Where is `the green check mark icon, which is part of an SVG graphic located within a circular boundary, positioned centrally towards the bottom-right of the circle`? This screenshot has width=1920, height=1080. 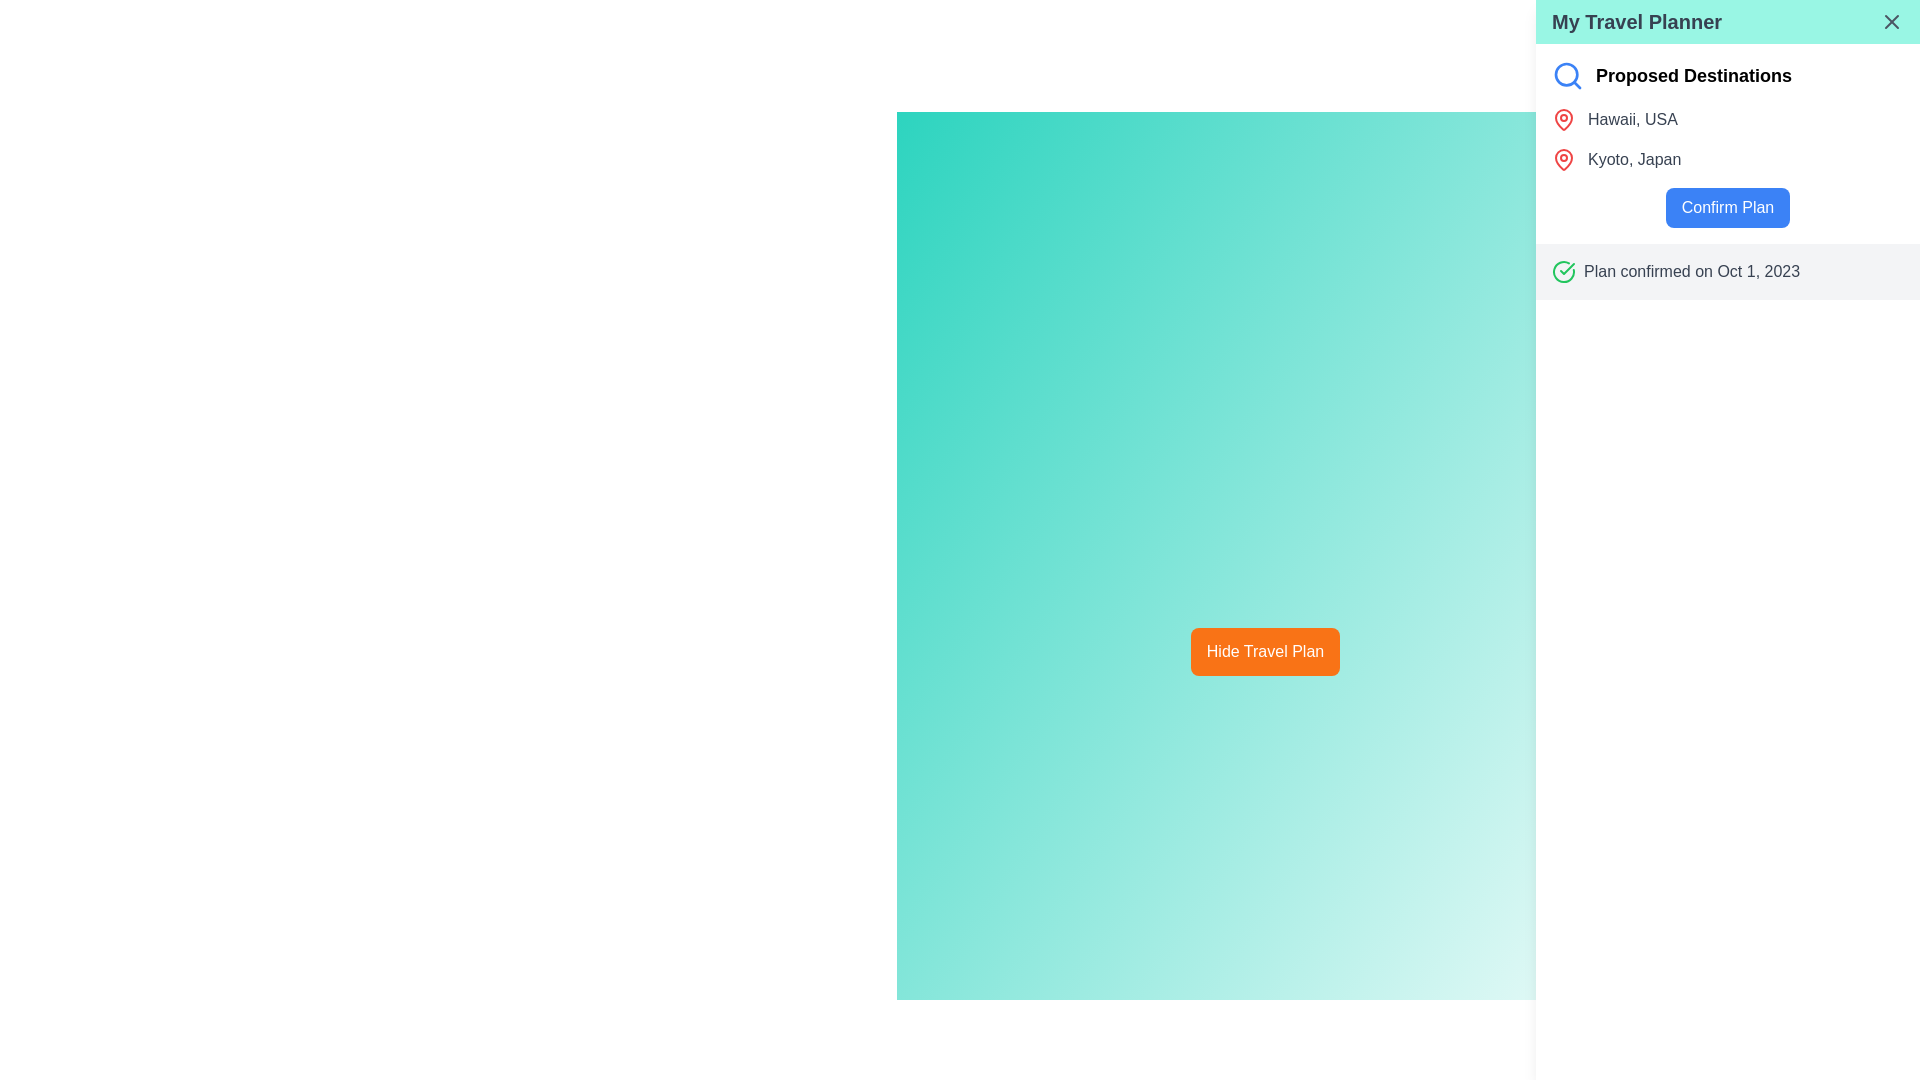 the green check mark icon, which is part of an SVG graphic located within a circular boundary, positioned centrally towards the bottom-right of the circle is located at coordinates (1566, 268).